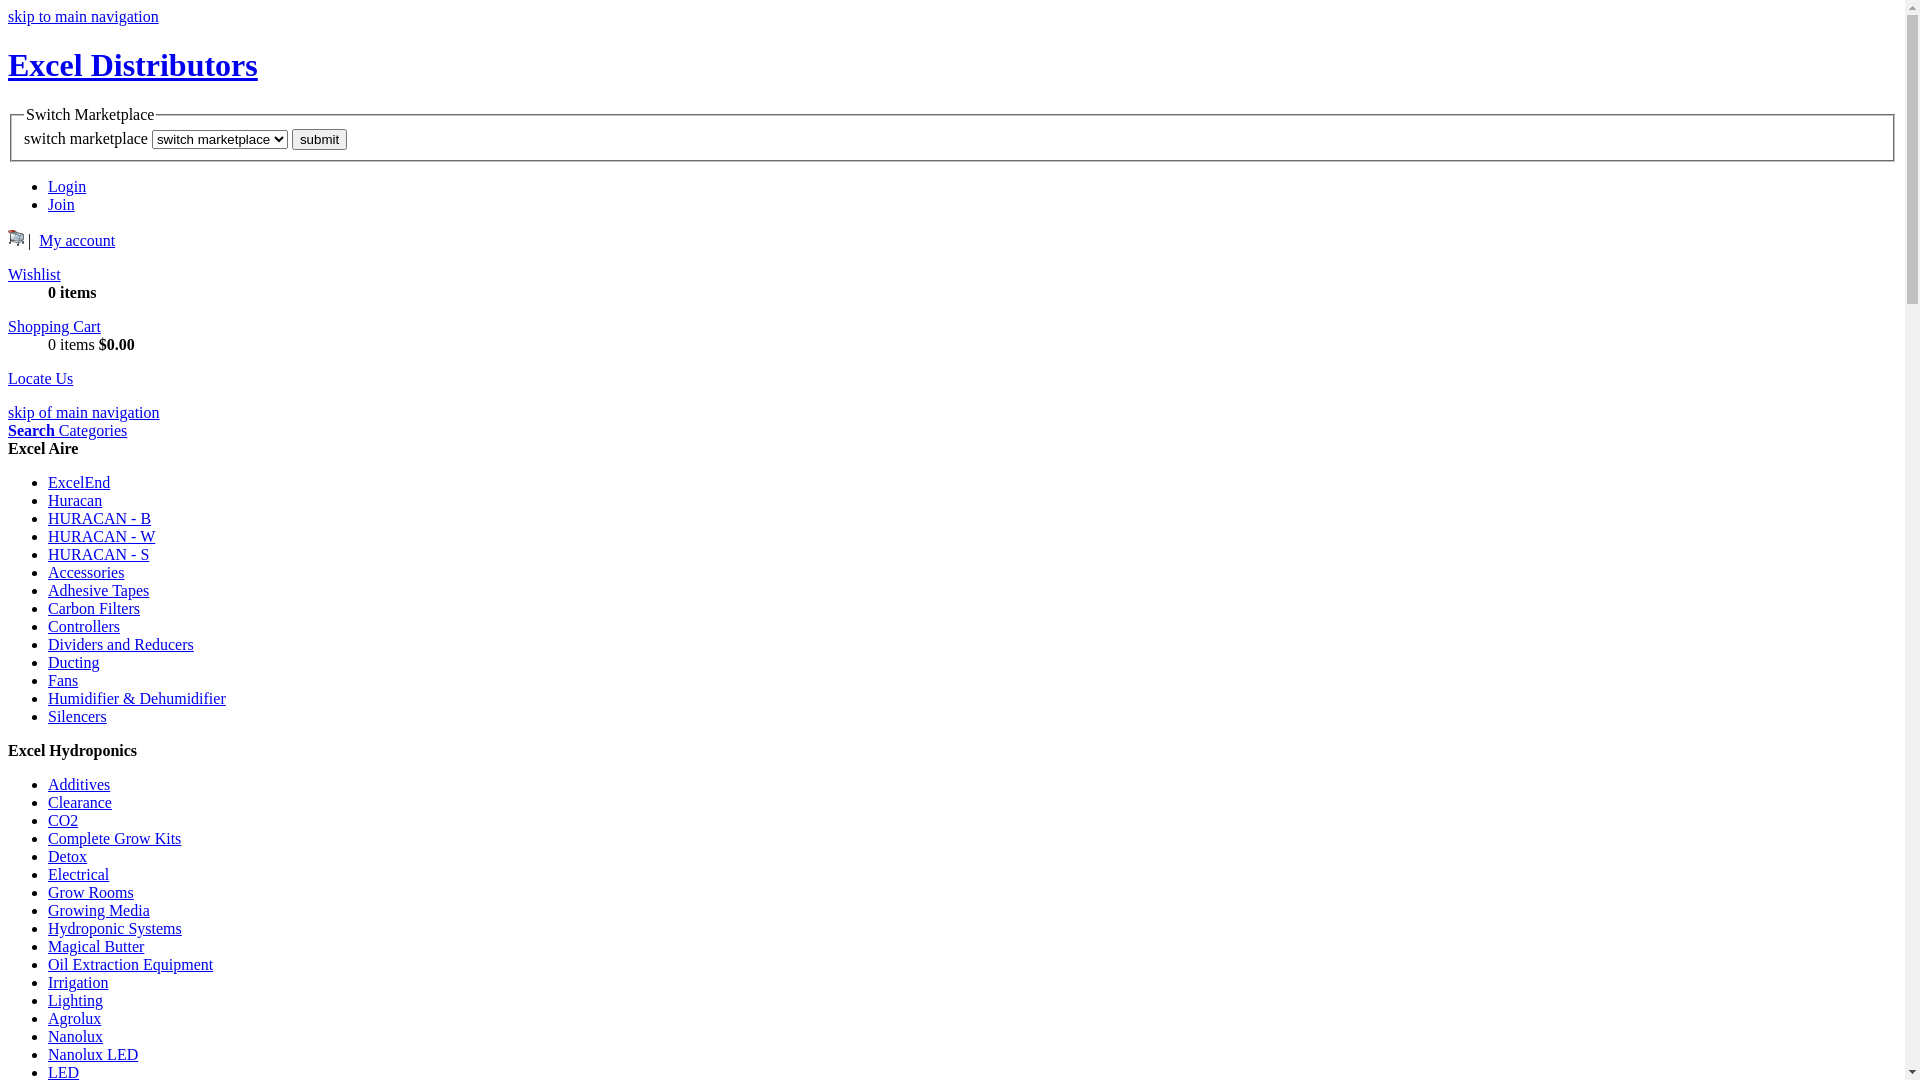 The height and width of the screenshot is (1080, 1920). What do you see at coordinates (75, 499) in the screenshot?
I see `'Huracan'` at bounding box center [75, 499].